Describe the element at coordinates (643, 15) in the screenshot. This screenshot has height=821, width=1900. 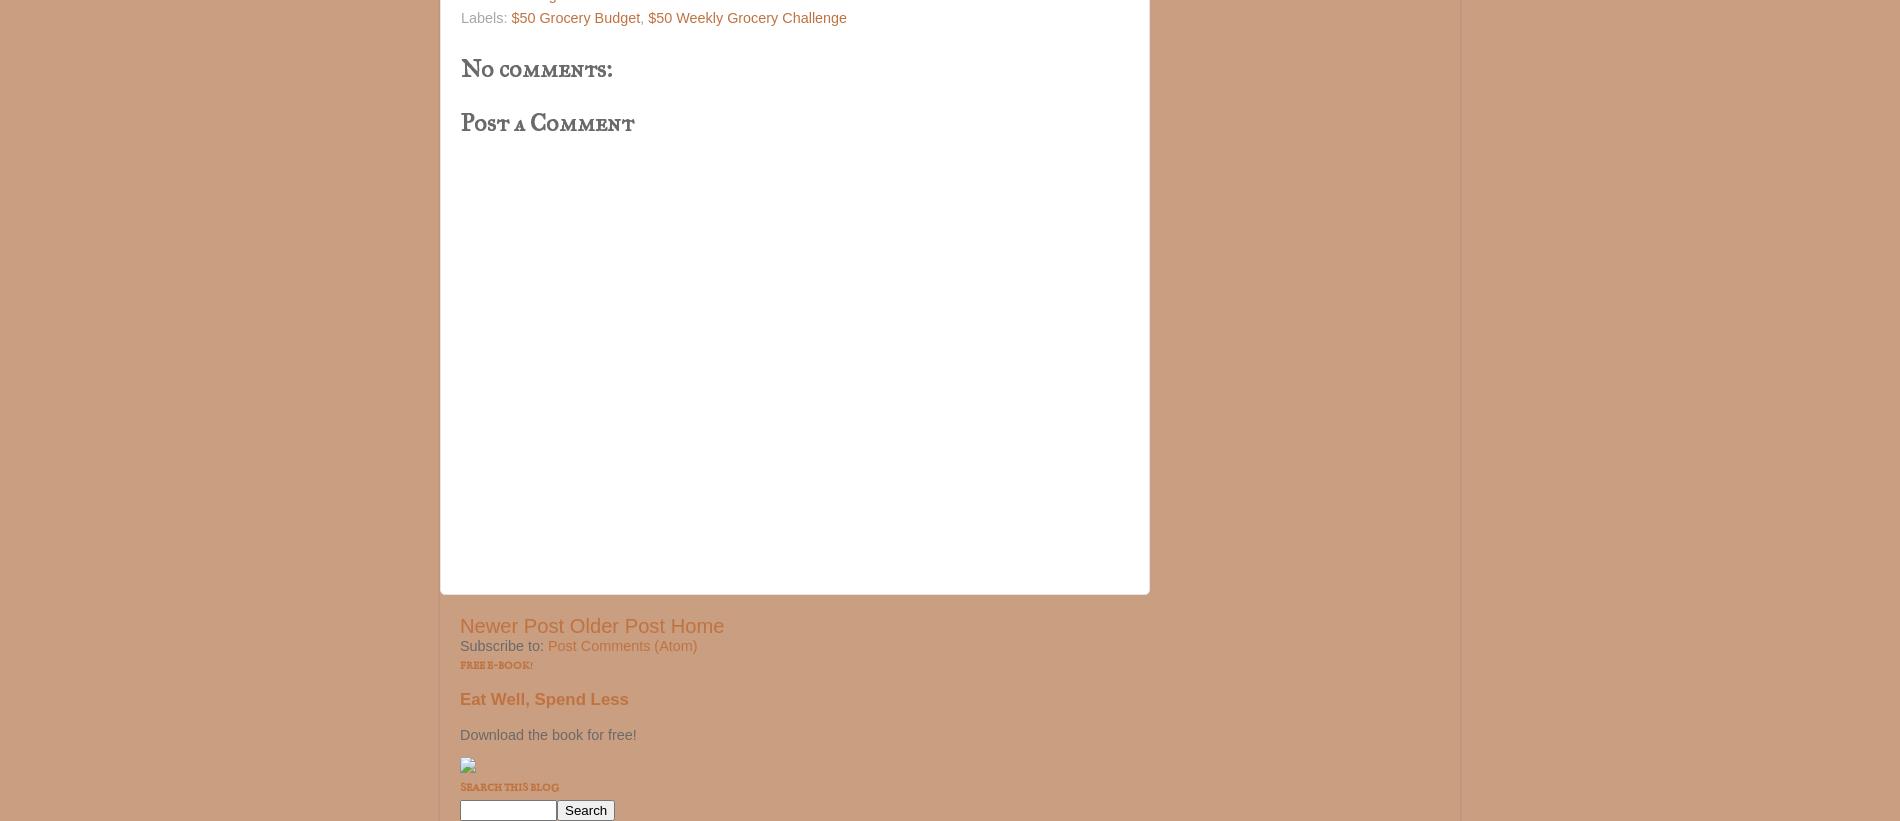
I see `','` at that location.